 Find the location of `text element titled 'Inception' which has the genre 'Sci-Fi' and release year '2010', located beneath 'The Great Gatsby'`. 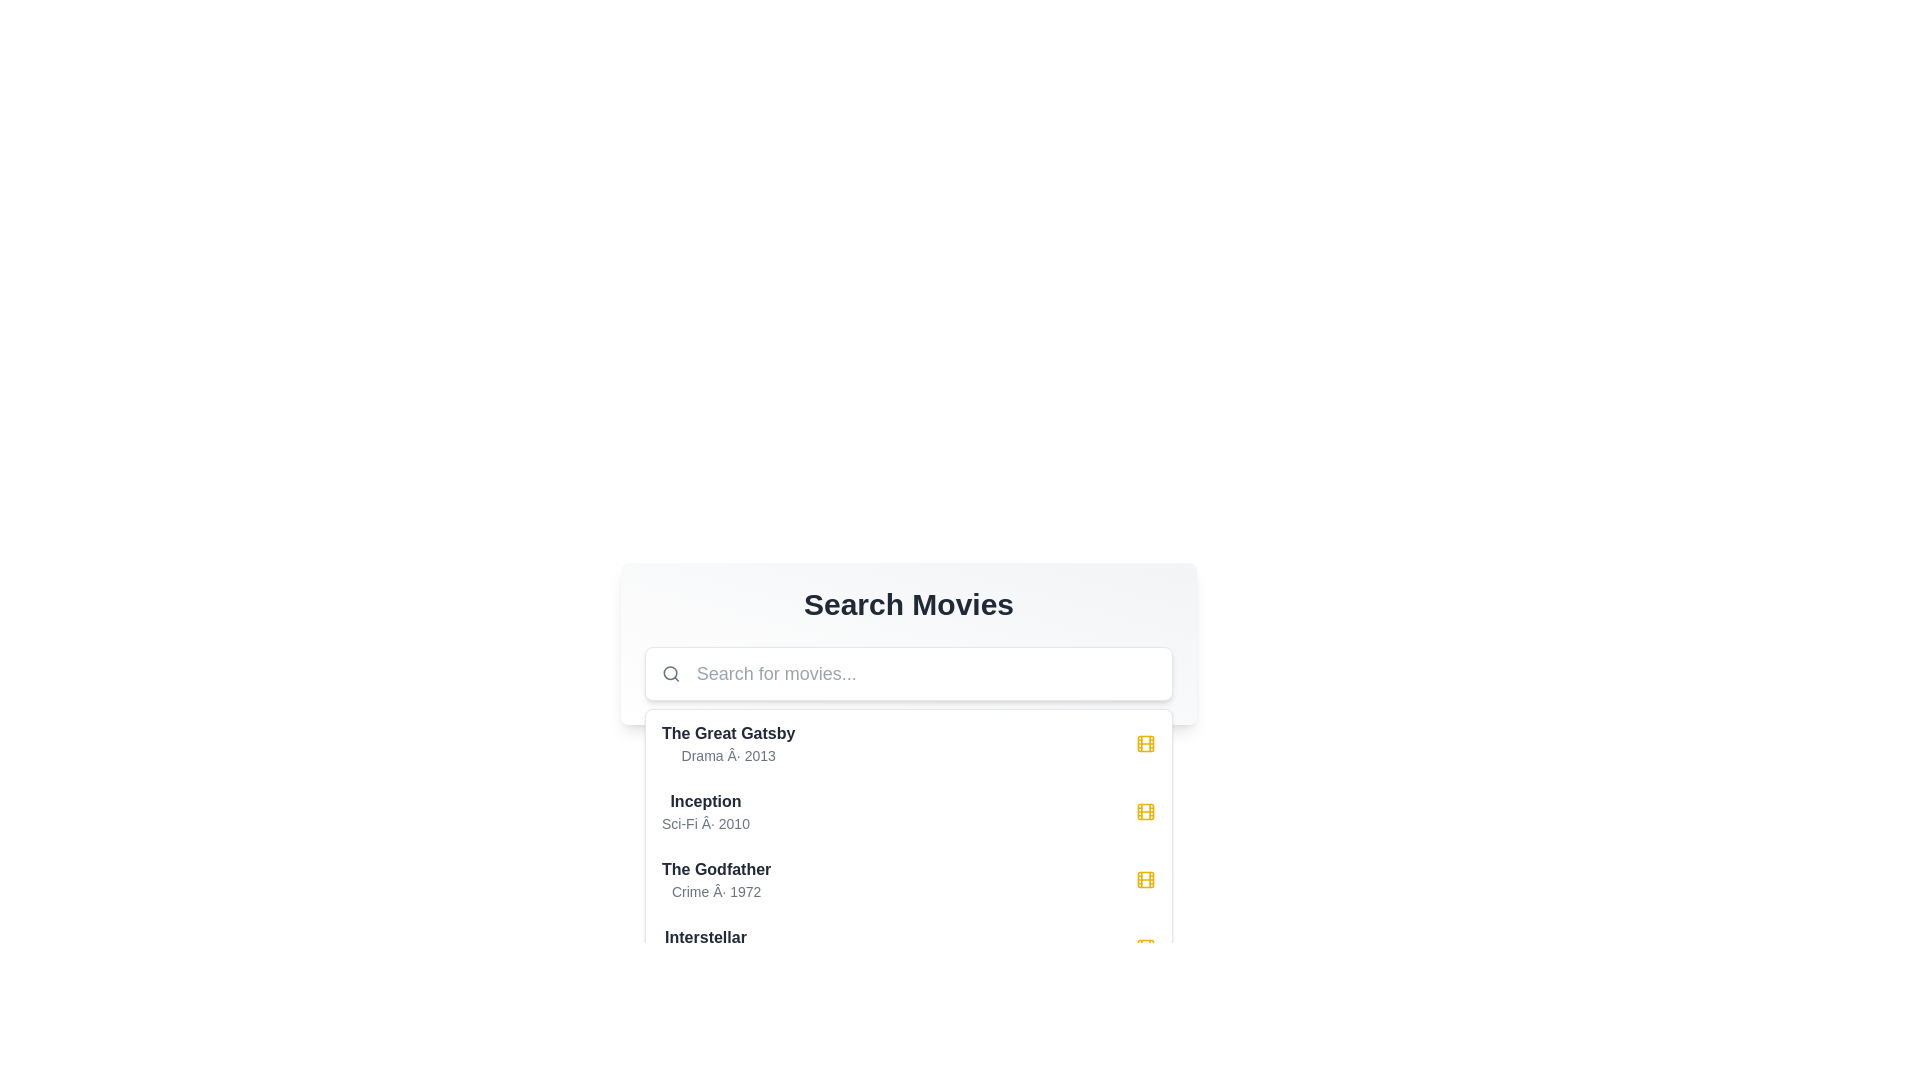

text element titled 'Inception' which has the genre 'Sci-Fi' and release year '2010', located beneath 'The Great Gatsby' is located at coordinates (705, 812).